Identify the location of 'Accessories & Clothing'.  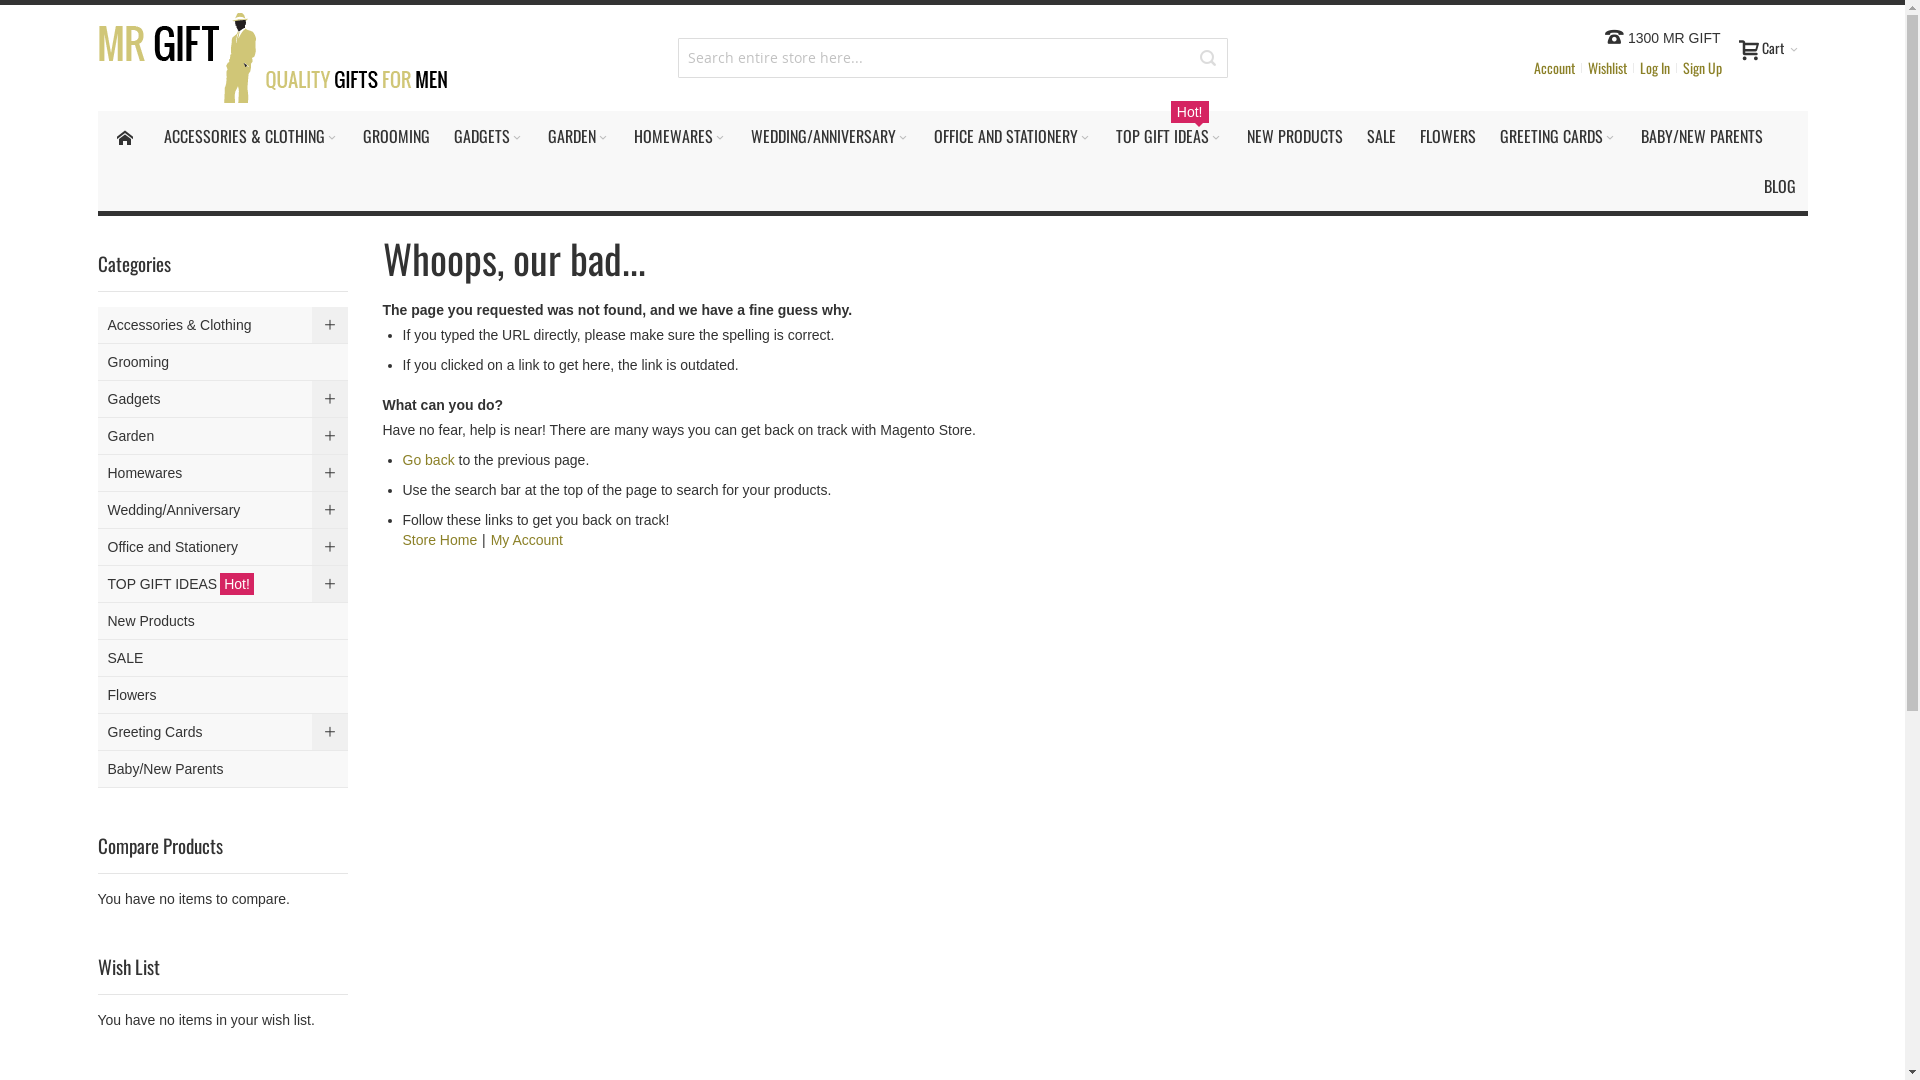
(223, 324).